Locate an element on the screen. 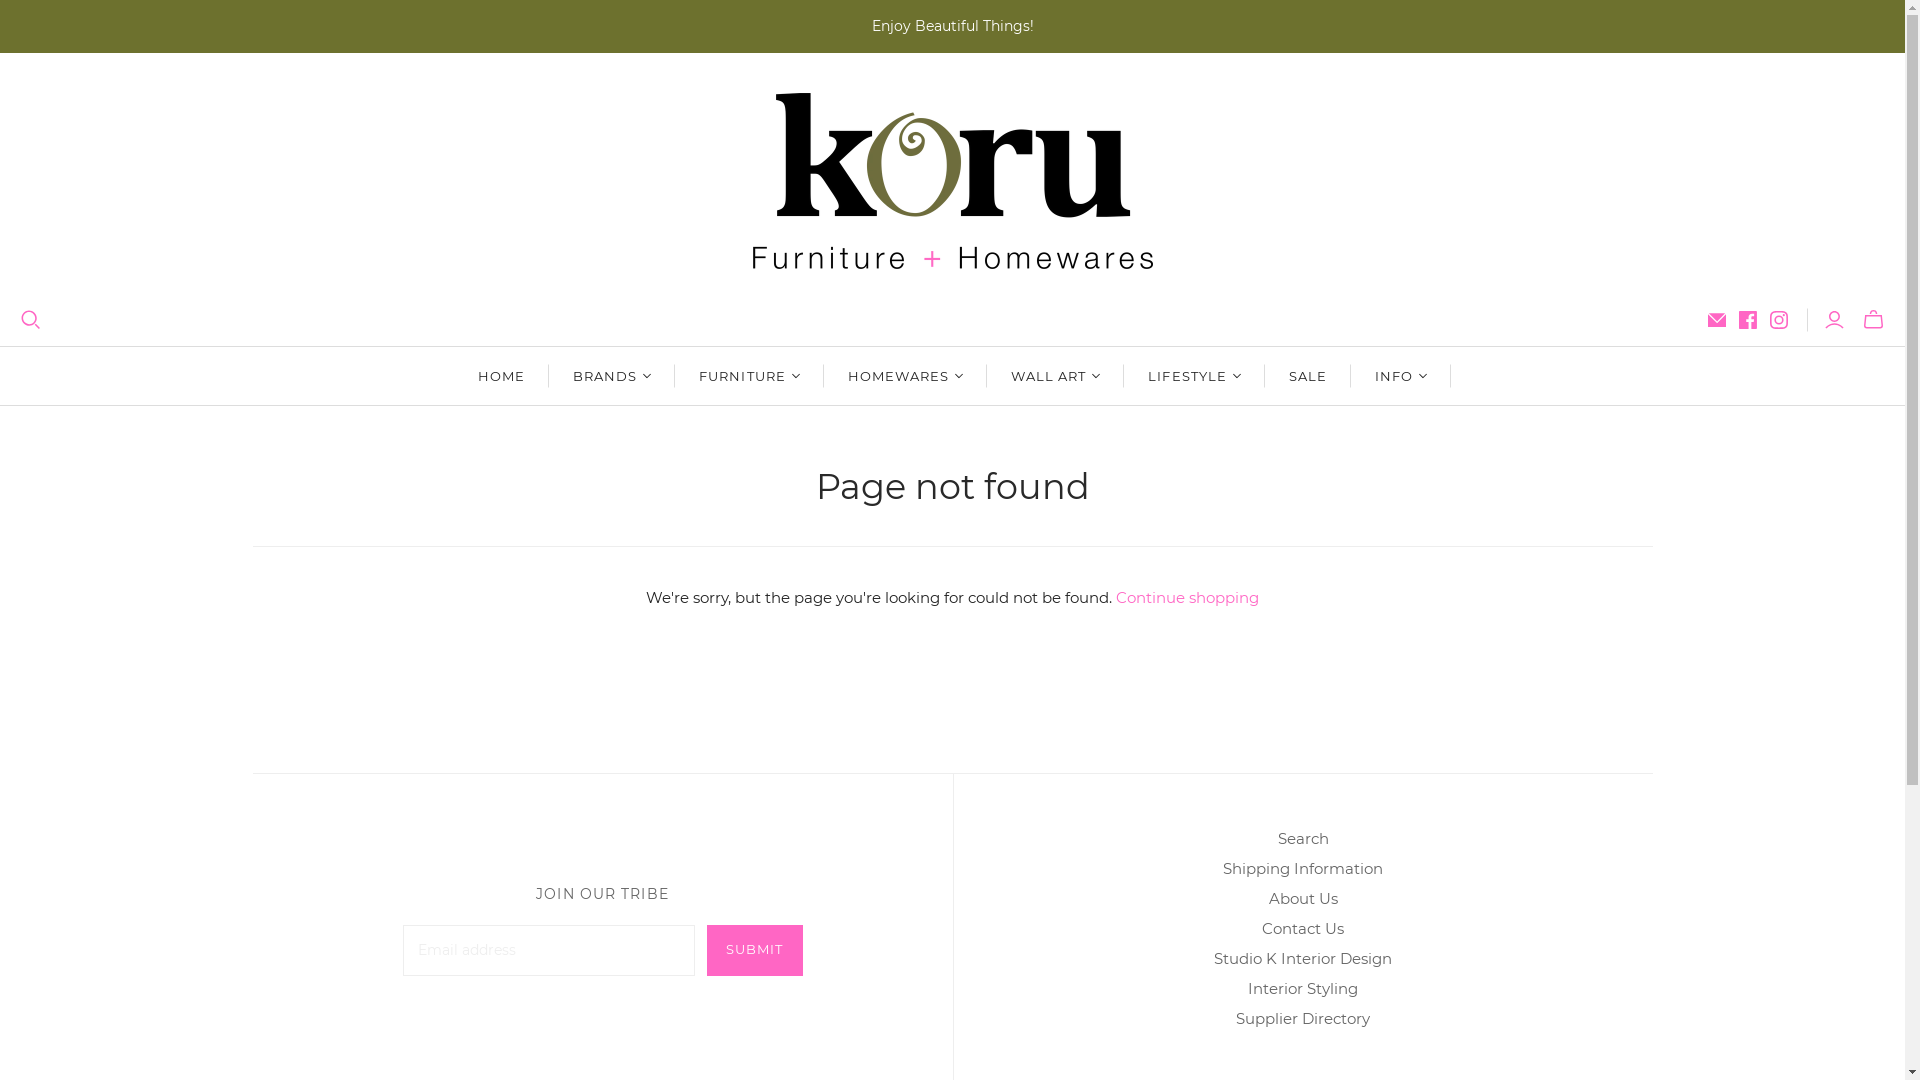 Image resolution: width=1920 pixels, height=1080 pixels. 'Search' is located at coordinates (1303, 838).